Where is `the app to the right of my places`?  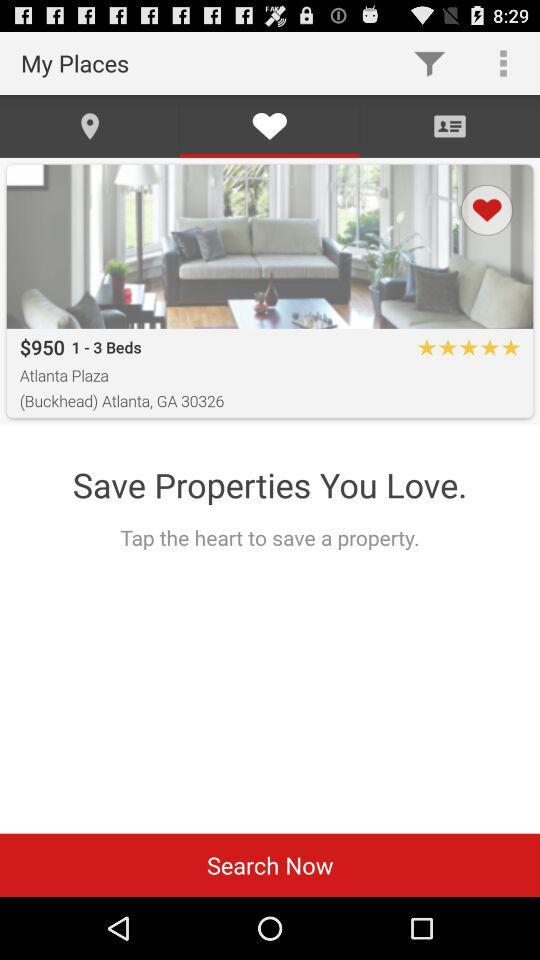 the app to the right of my places is located at coordinates (428, 62).